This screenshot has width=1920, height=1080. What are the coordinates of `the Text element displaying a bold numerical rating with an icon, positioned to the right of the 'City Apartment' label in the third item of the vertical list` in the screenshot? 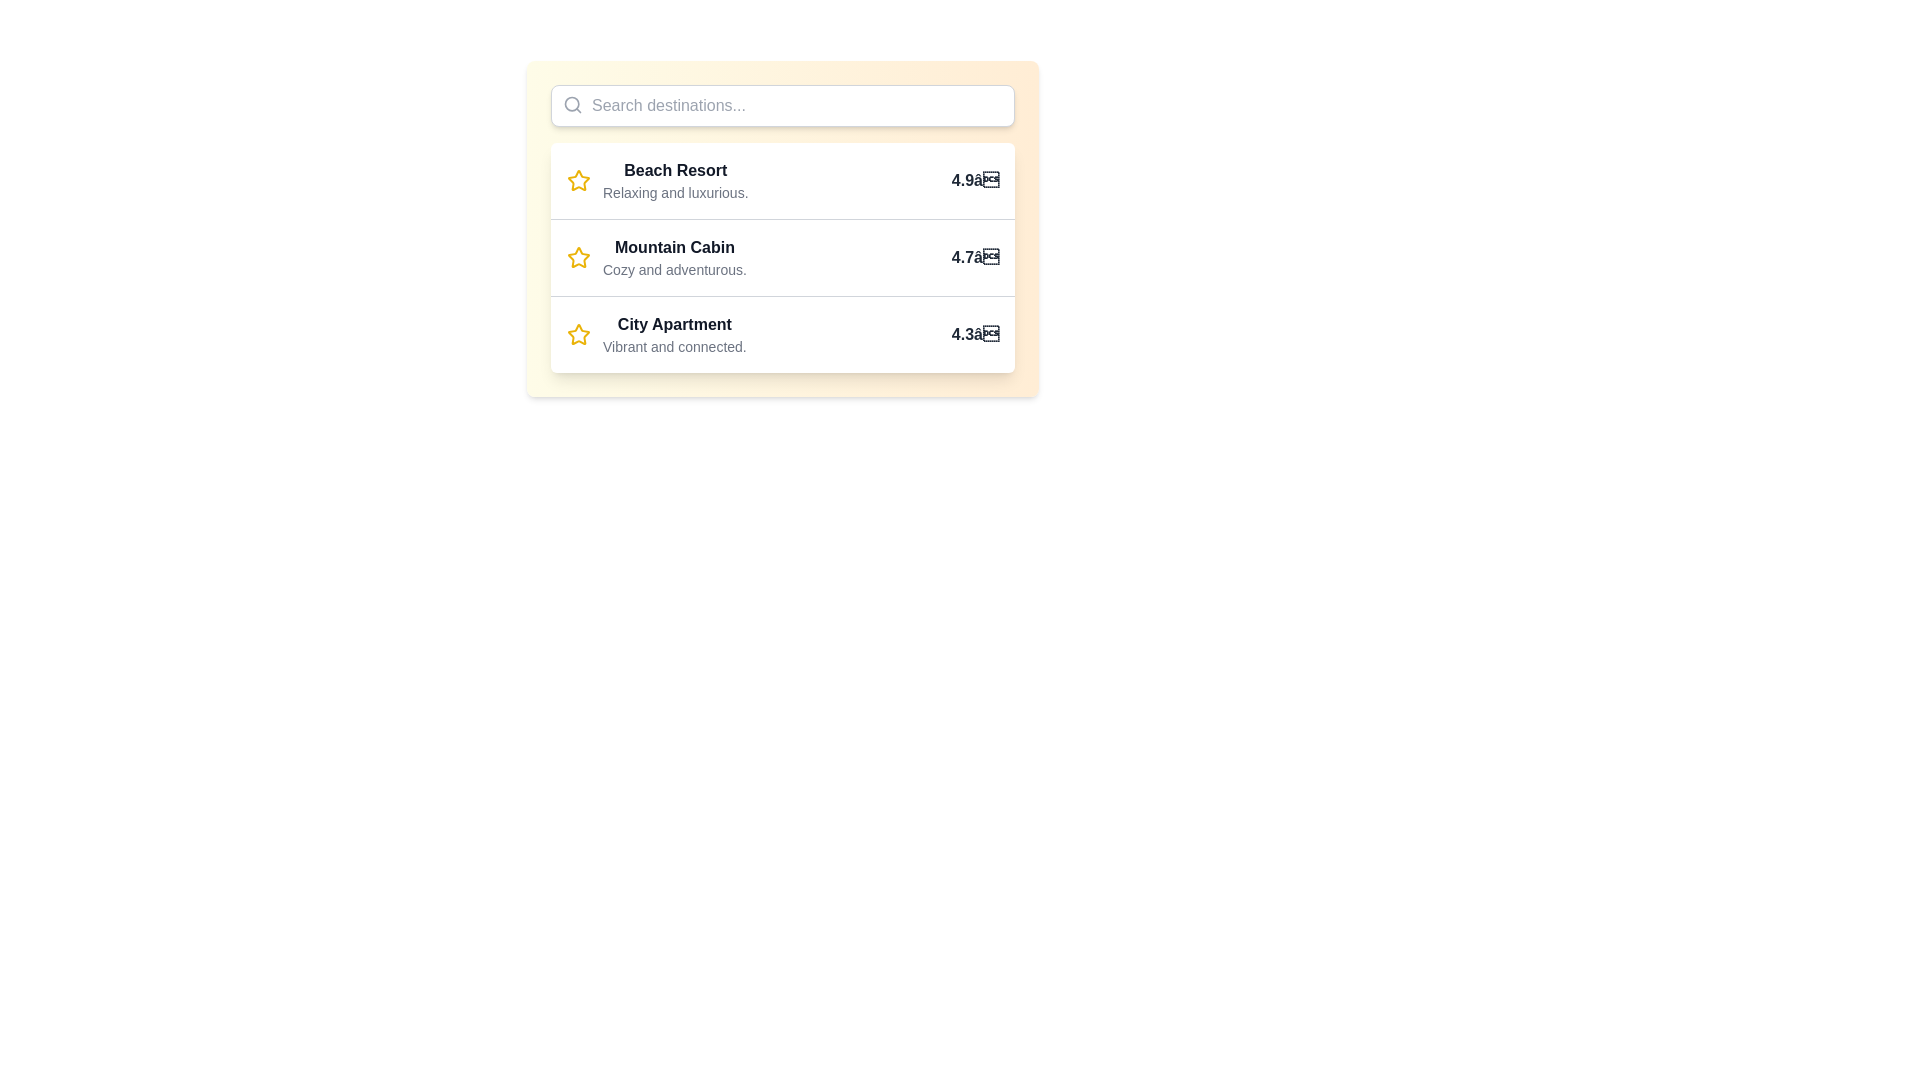 It's located at (975, 334).